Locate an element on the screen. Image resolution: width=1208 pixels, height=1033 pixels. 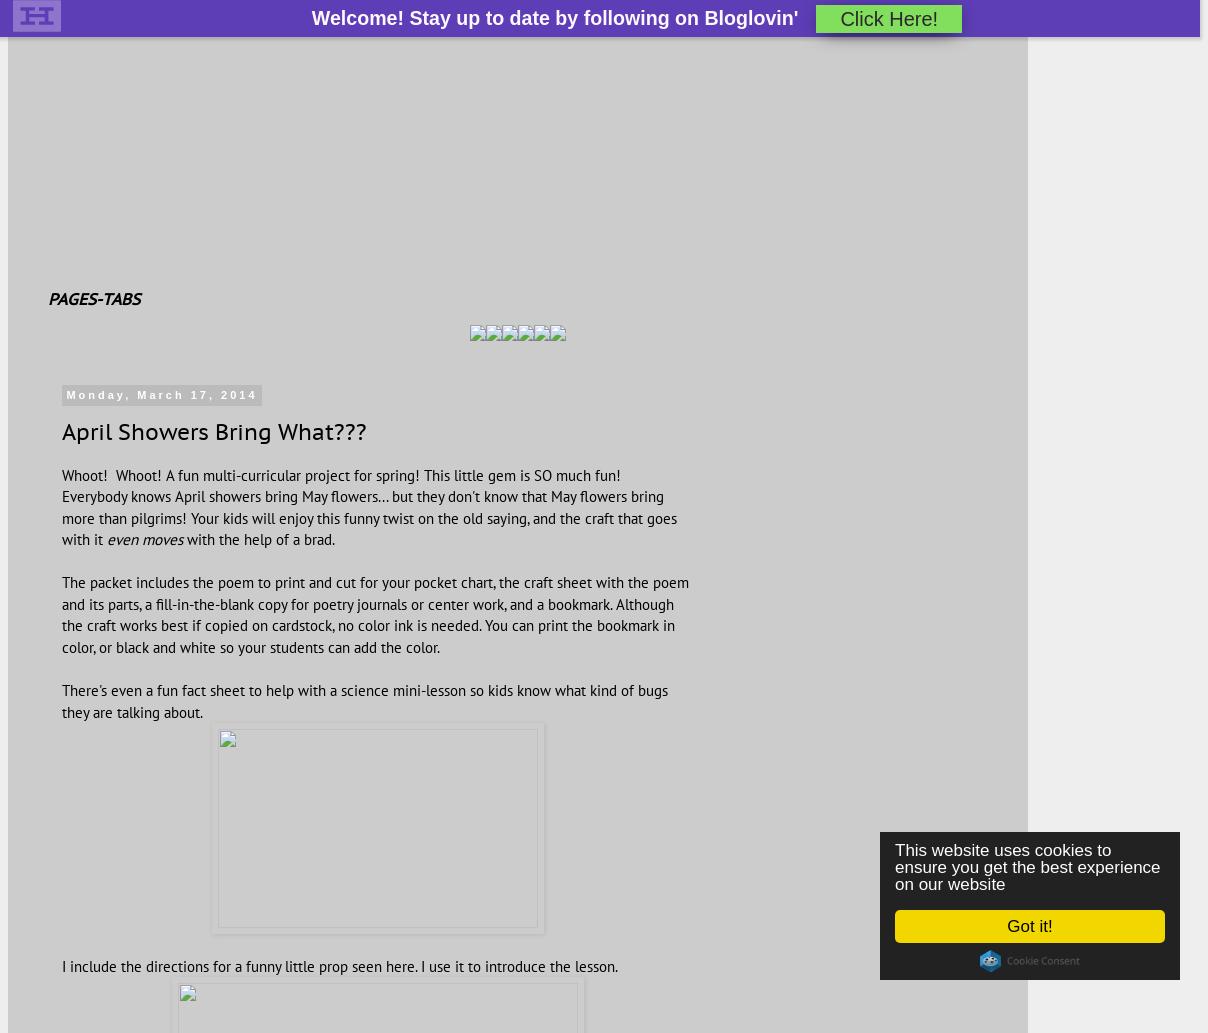
'April Showers Bring What???' is located at coordinates (214, 430).